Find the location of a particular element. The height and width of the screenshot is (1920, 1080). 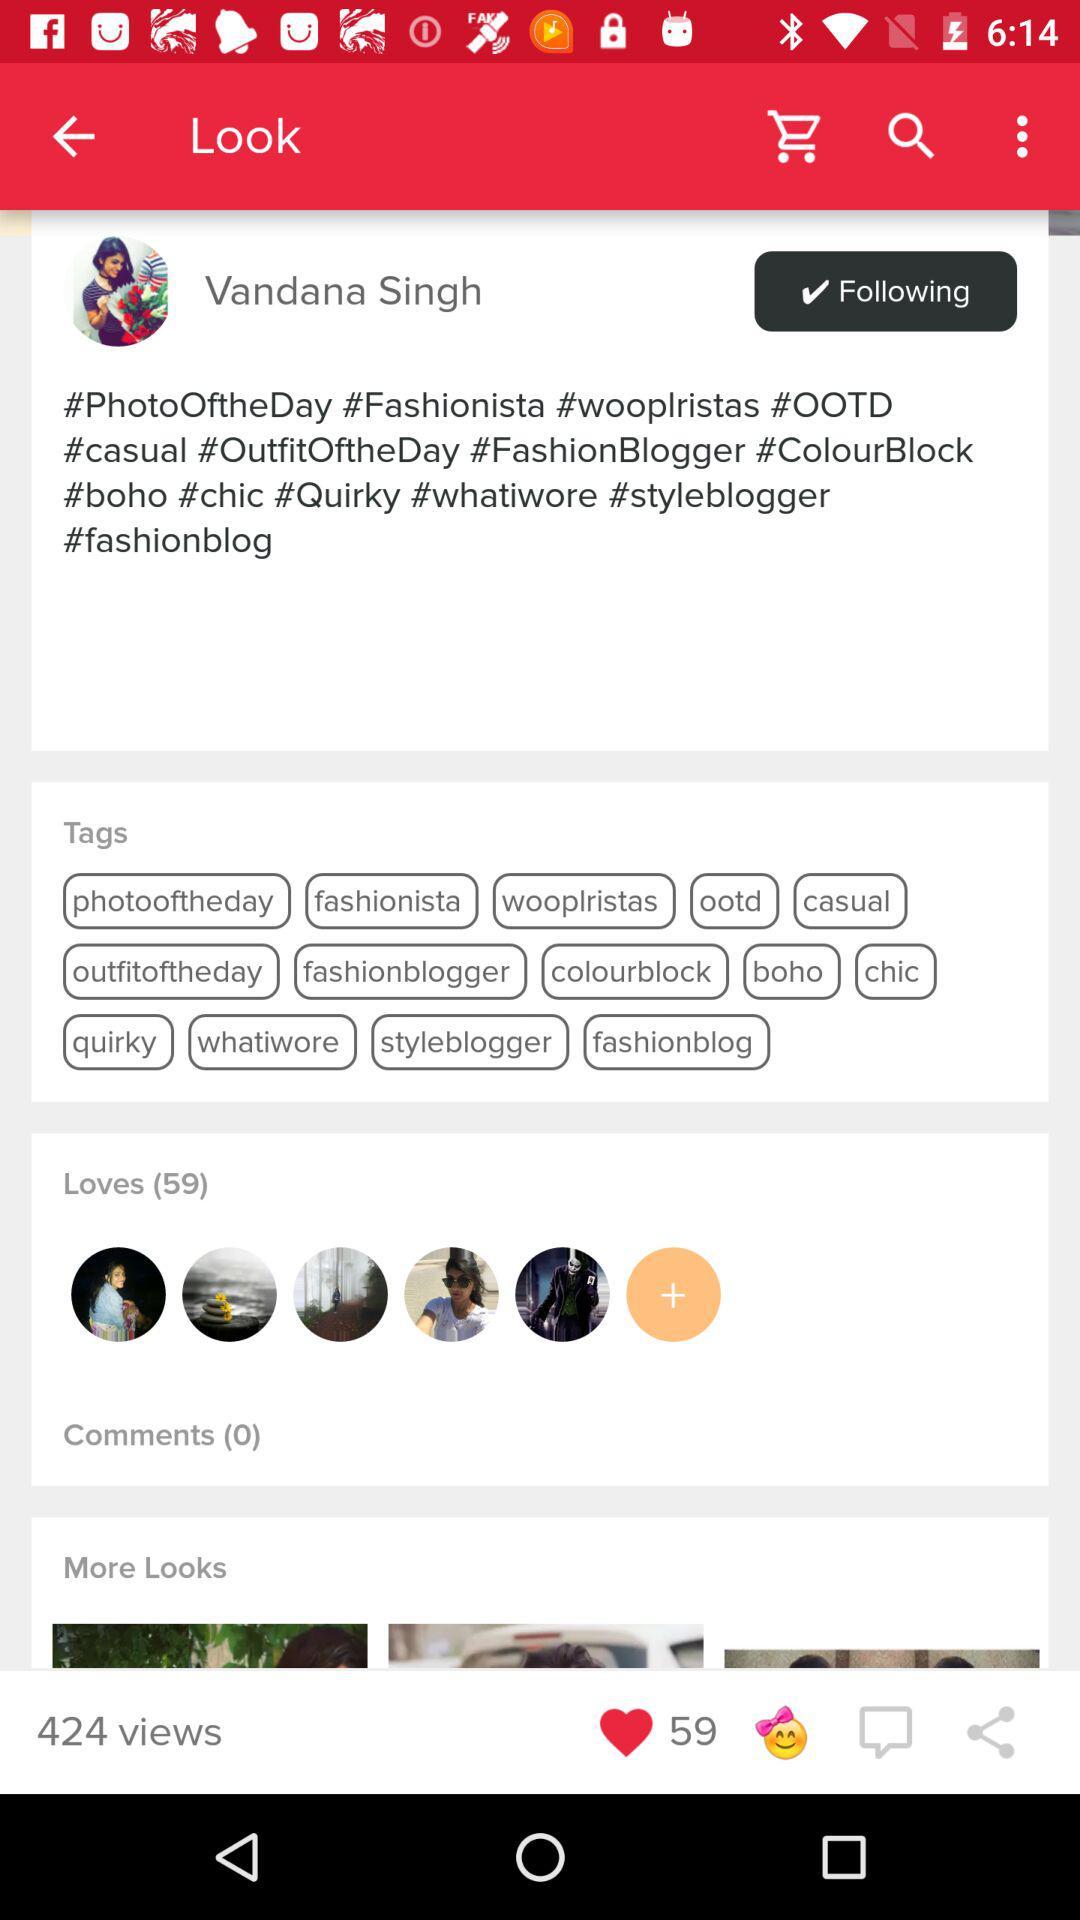

look at user profile is located at coordinates (118, 1294).